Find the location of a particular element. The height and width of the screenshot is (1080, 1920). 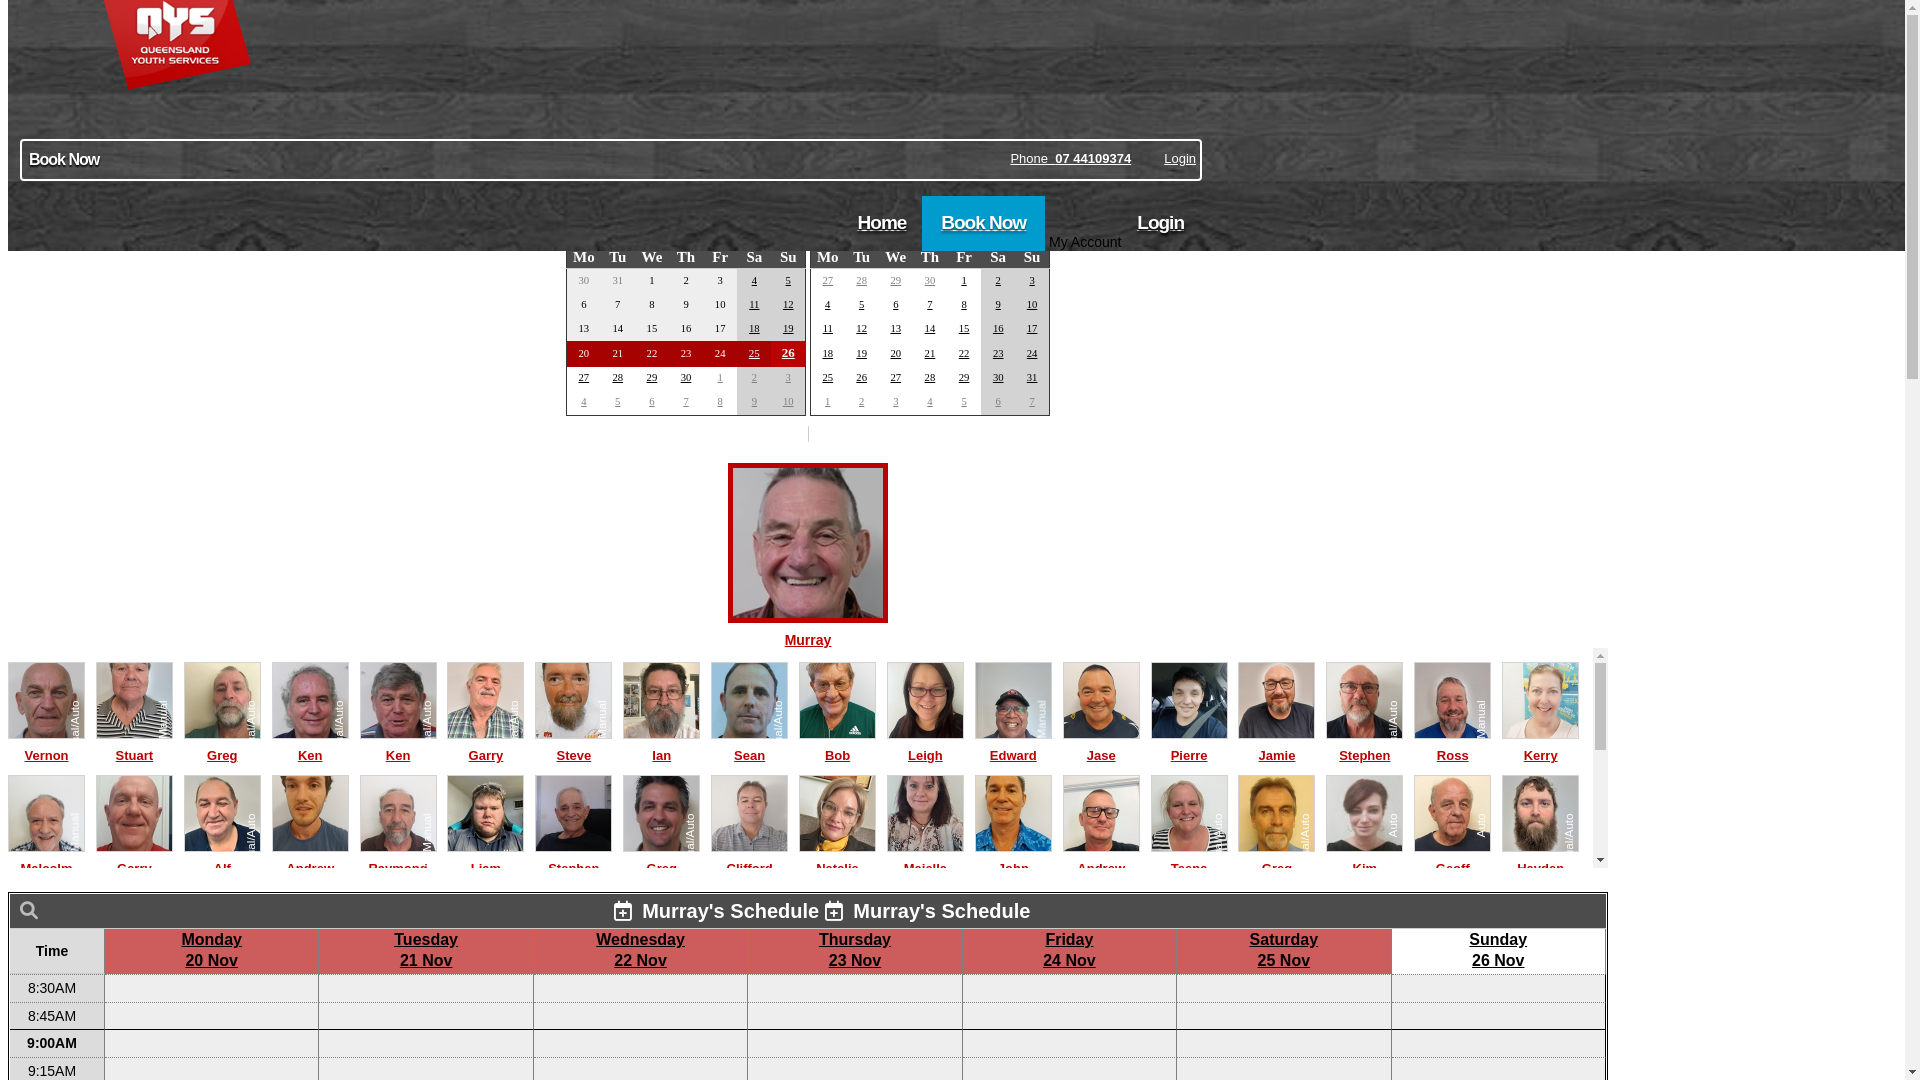

'25' is located at coordinates (827, 377).